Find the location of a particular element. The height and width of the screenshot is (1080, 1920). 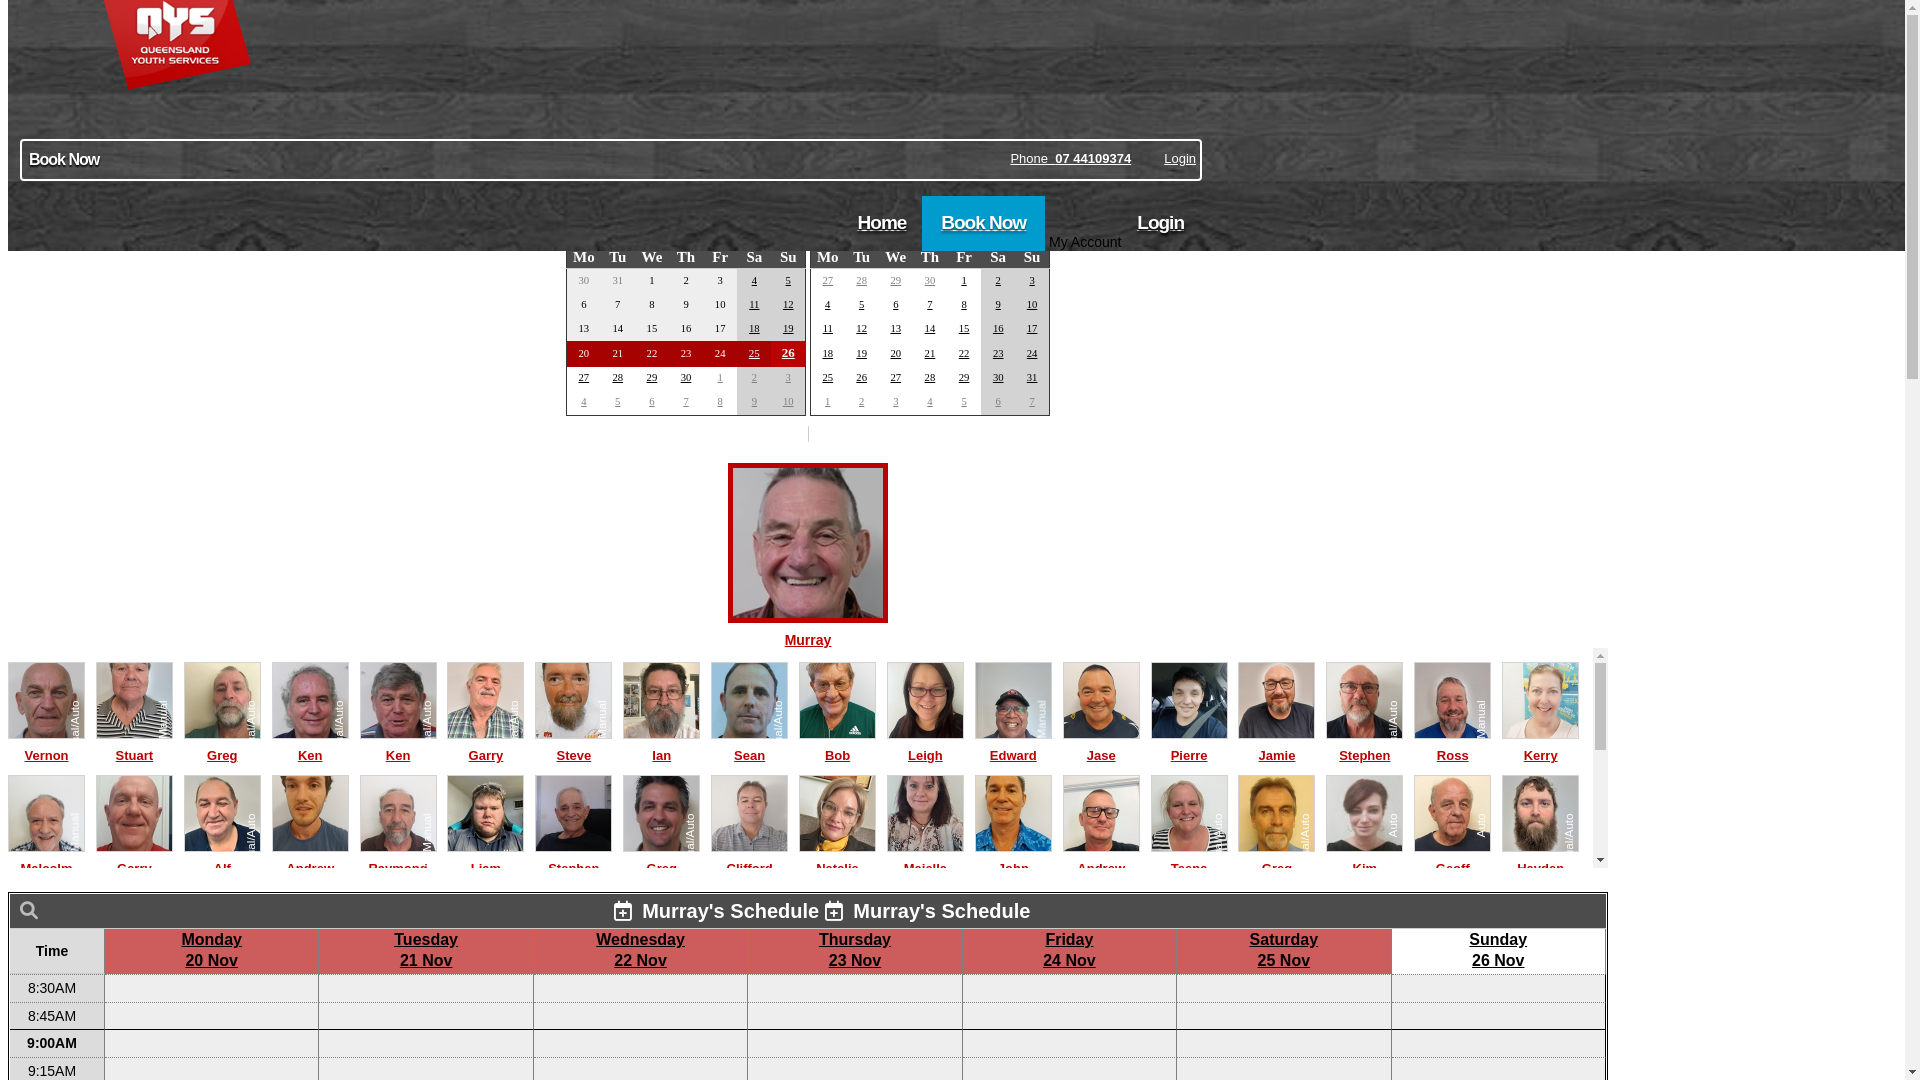

'25' is located at coordinates (827, 377).